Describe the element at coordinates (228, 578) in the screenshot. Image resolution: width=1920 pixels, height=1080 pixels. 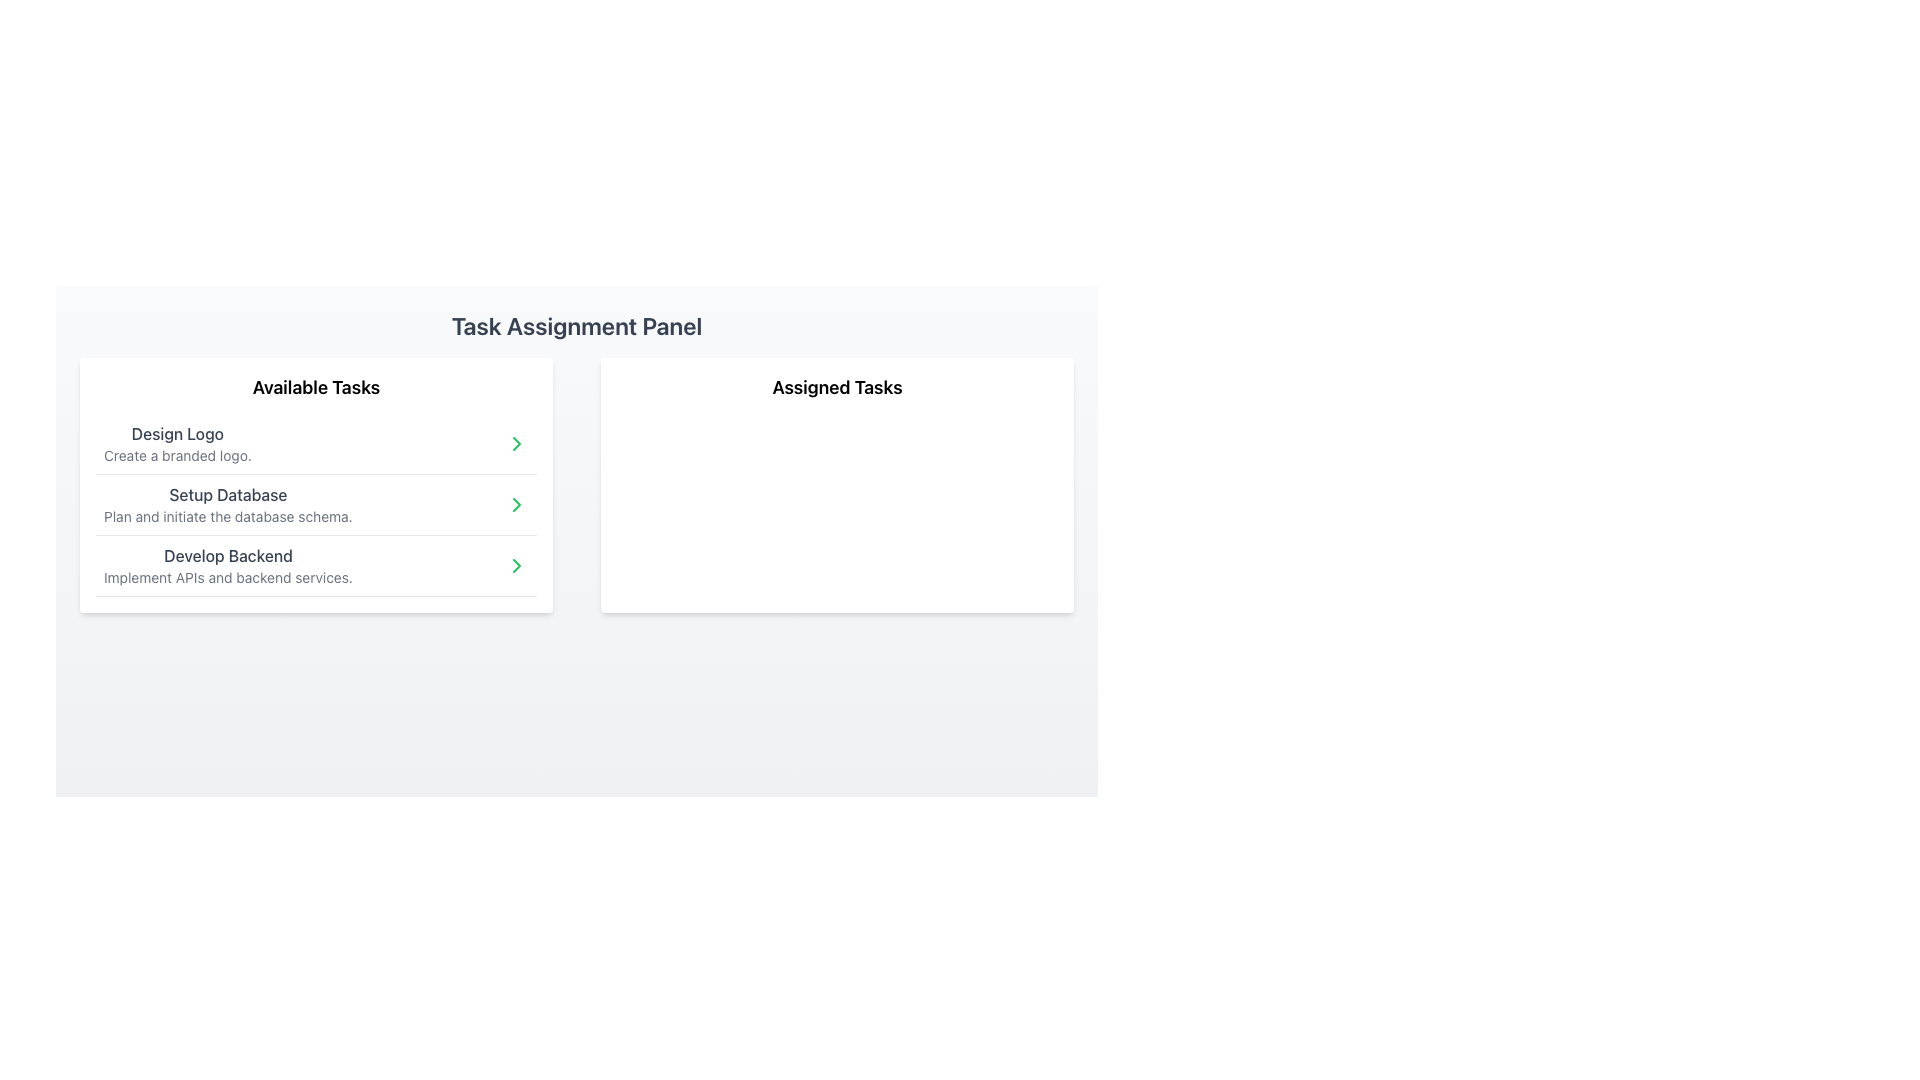
I see `the descriptive Label located in the third row of the 'Available Tasks' panel, immediately below the 'Develop Backend' header text` at that location.